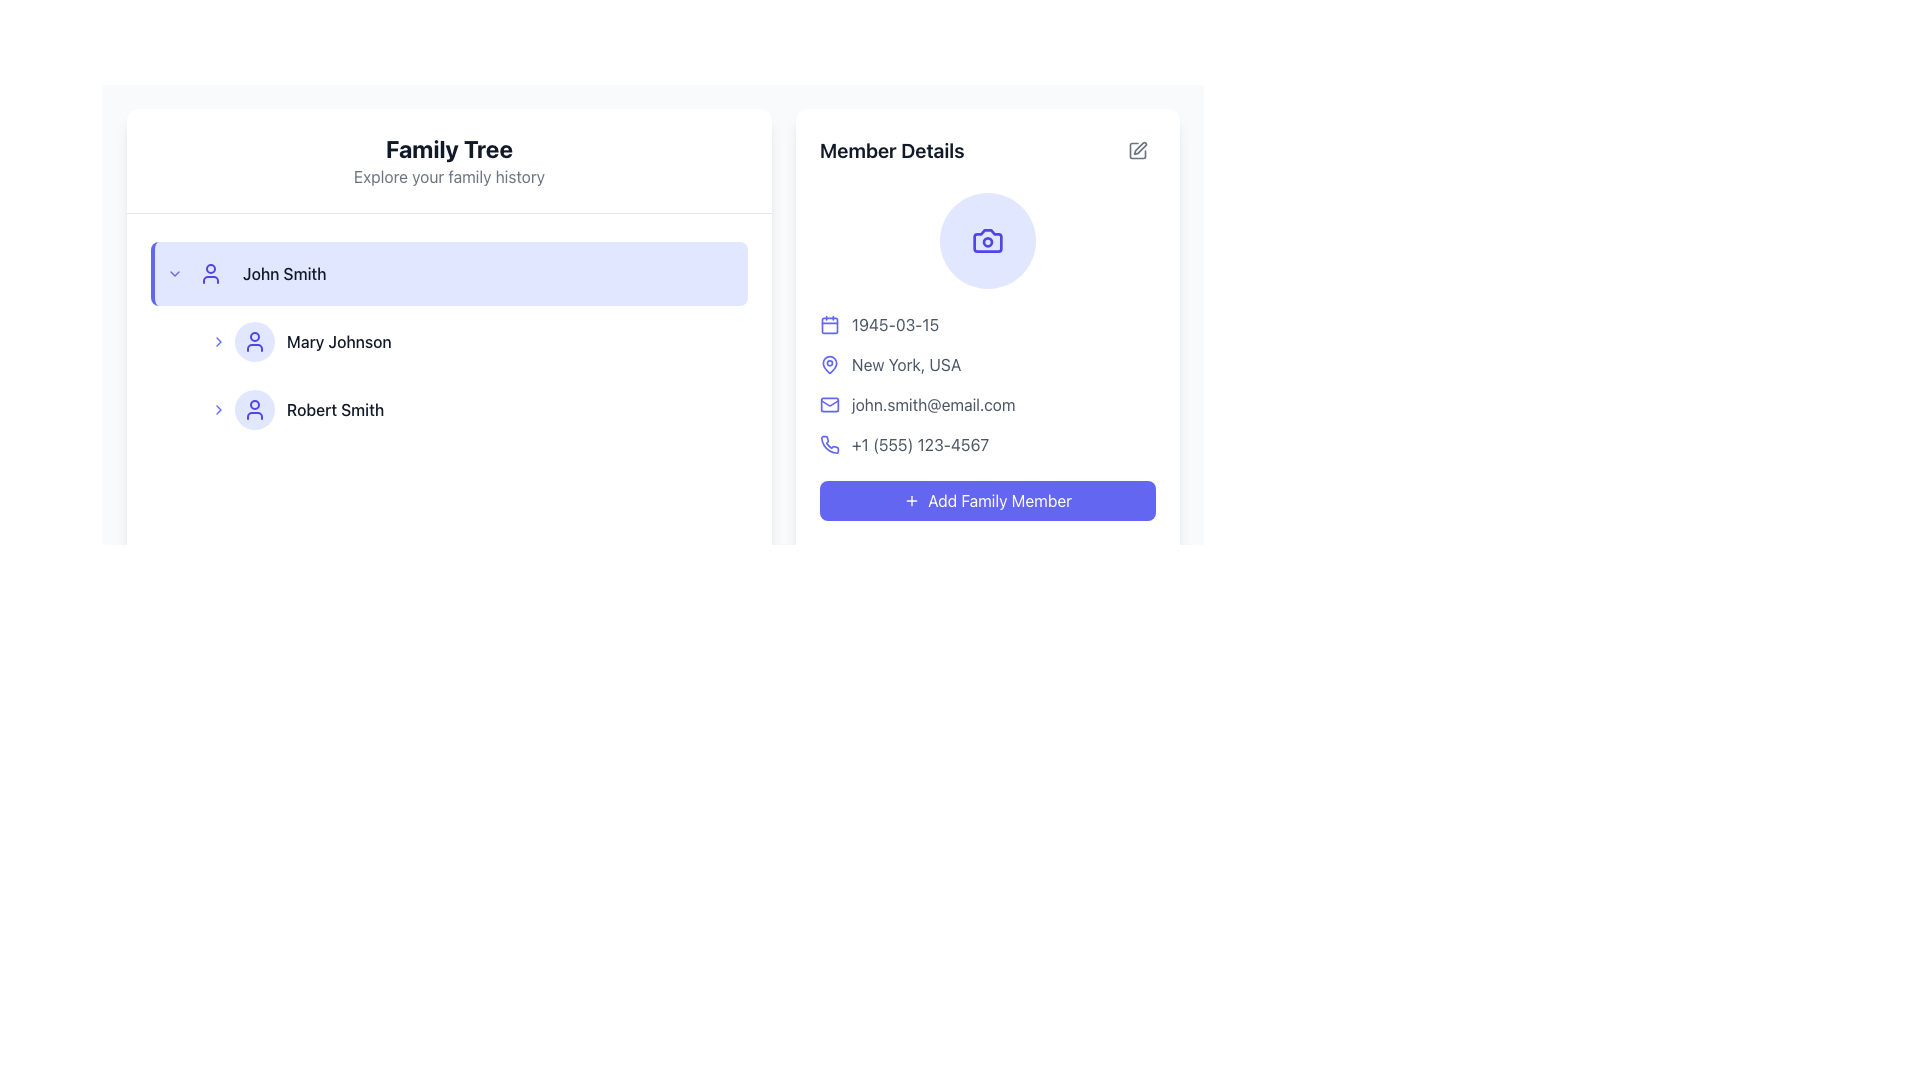  I want to click on the rightward chevron icon located to the left of the user avatar in the family tree interface representing 'Robert Smith', so click(219, 408).